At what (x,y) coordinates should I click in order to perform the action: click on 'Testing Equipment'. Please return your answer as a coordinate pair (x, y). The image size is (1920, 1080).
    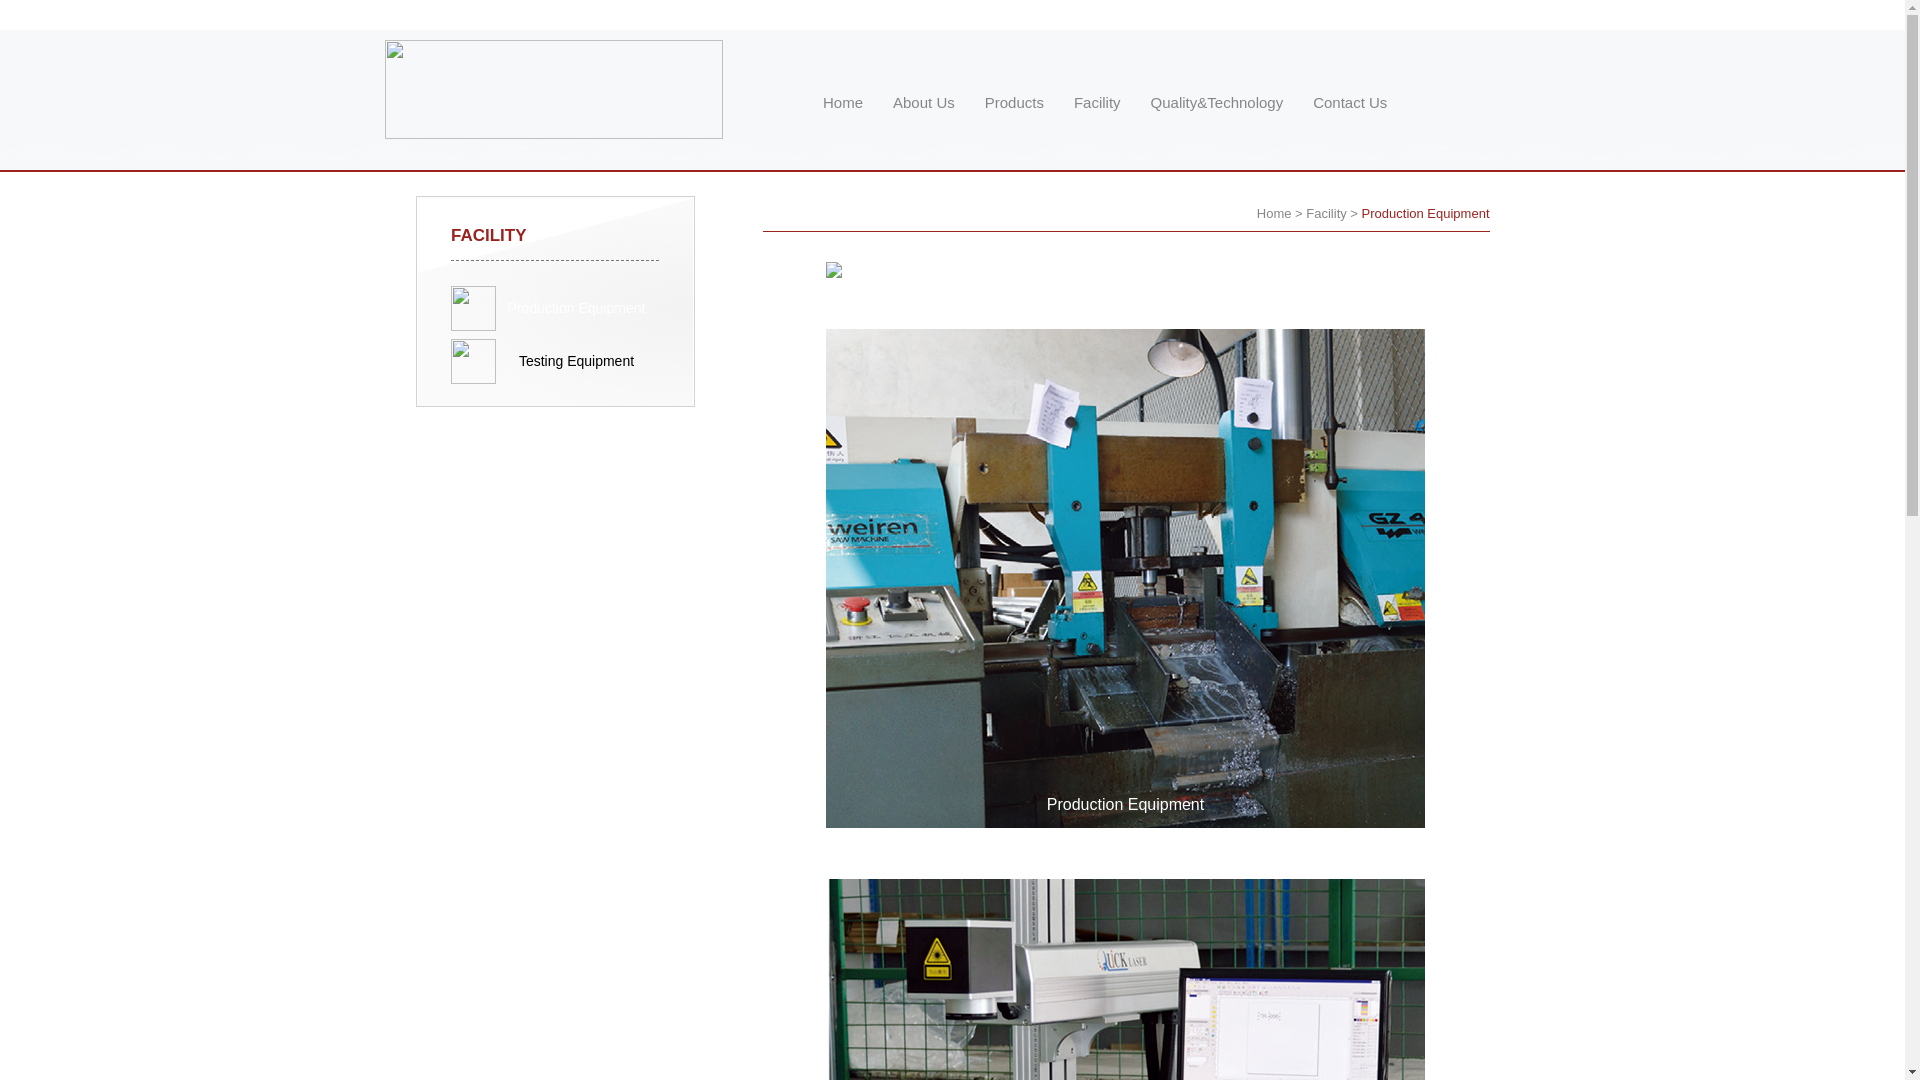
    Looking at the image, I should click on (555, 361).